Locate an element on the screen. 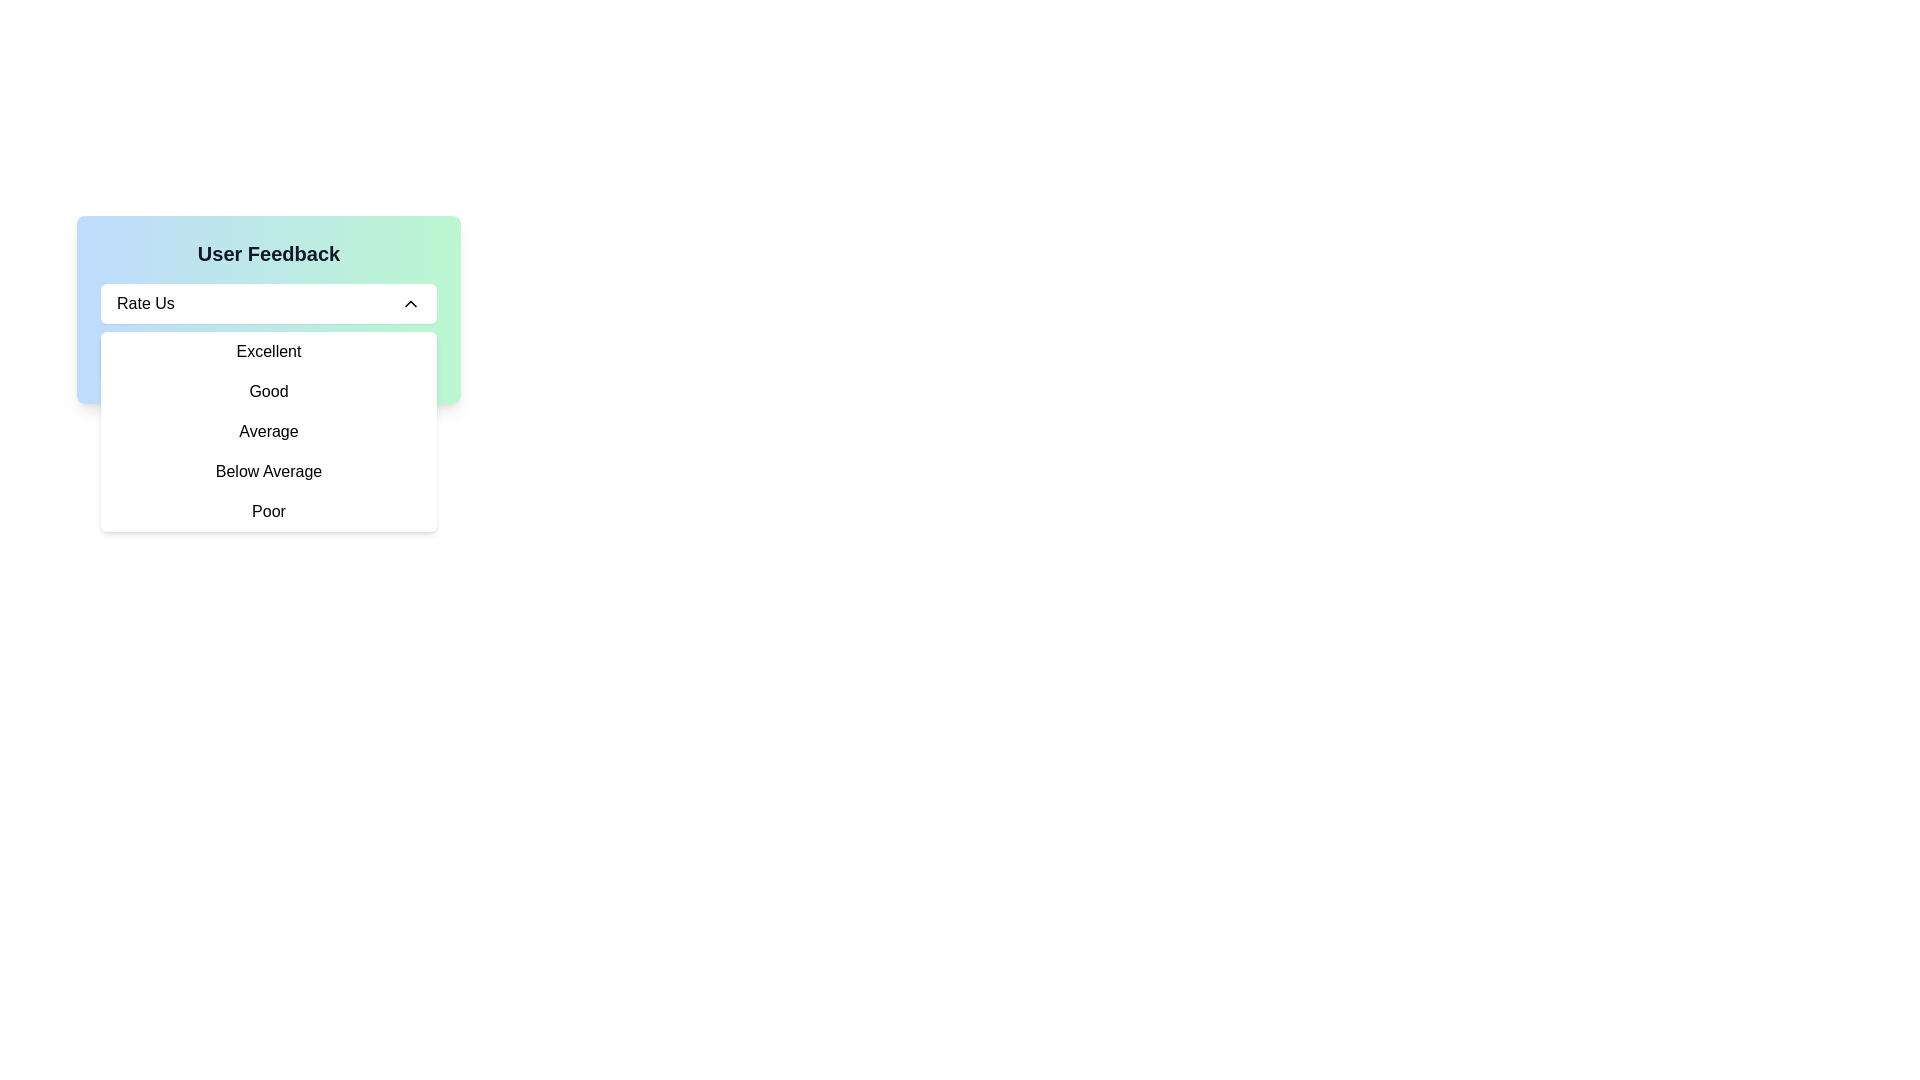 The width and height of the screenshot is (1920, 1080). the 'Poor' option in the feedback dropdown menu is located at coordinates (267, 511).